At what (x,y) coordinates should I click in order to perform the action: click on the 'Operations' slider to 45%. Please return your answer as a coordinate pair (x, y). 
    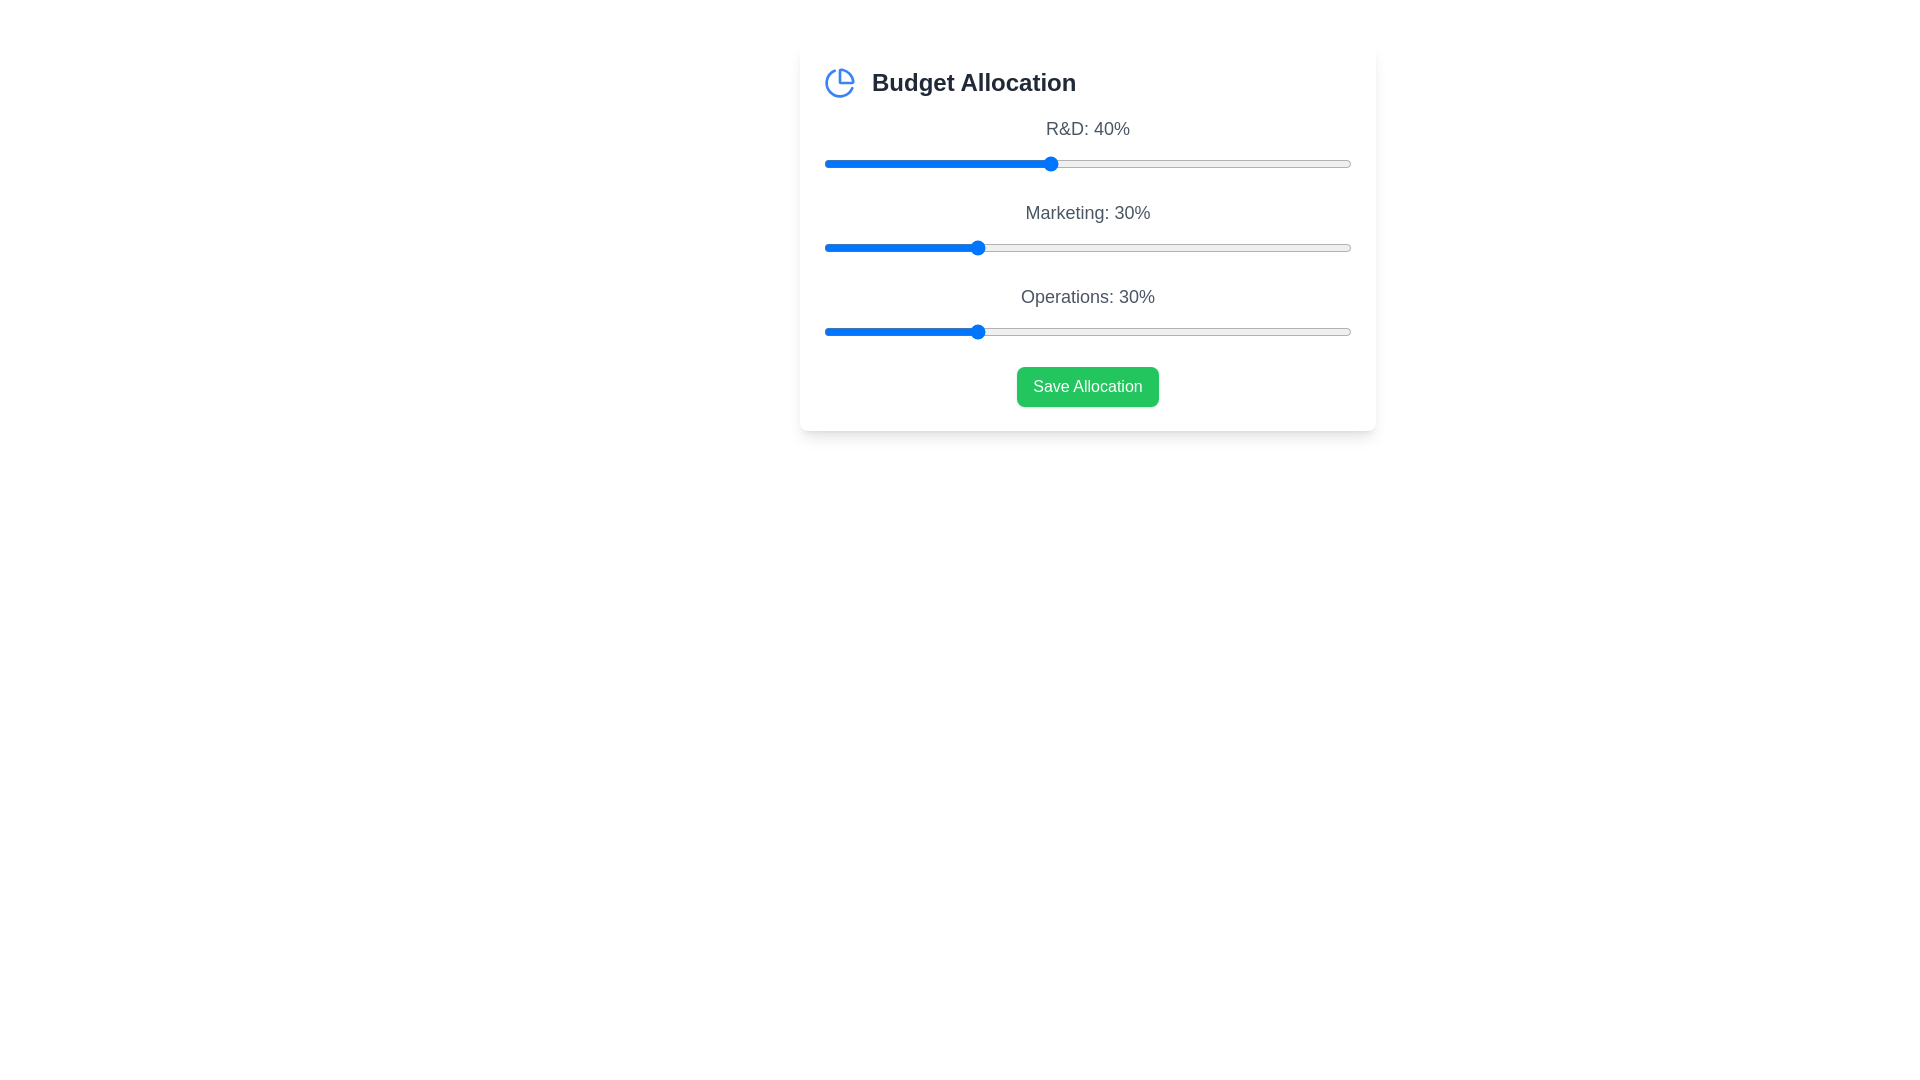
    Looking at the image, I should click on (1087, 330).